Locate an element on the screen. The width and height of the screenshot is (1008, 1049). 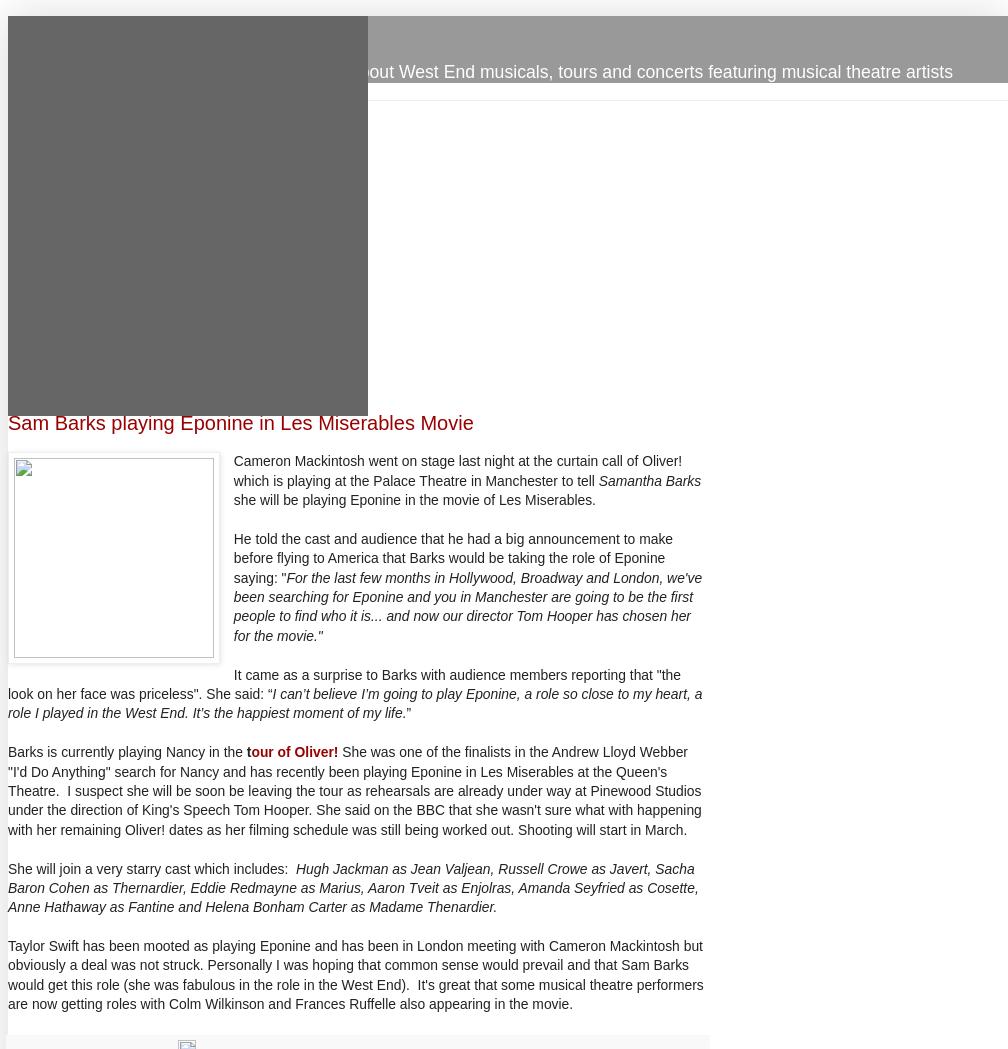
'Musical Theatre News' is located at coordinates (132, 28).